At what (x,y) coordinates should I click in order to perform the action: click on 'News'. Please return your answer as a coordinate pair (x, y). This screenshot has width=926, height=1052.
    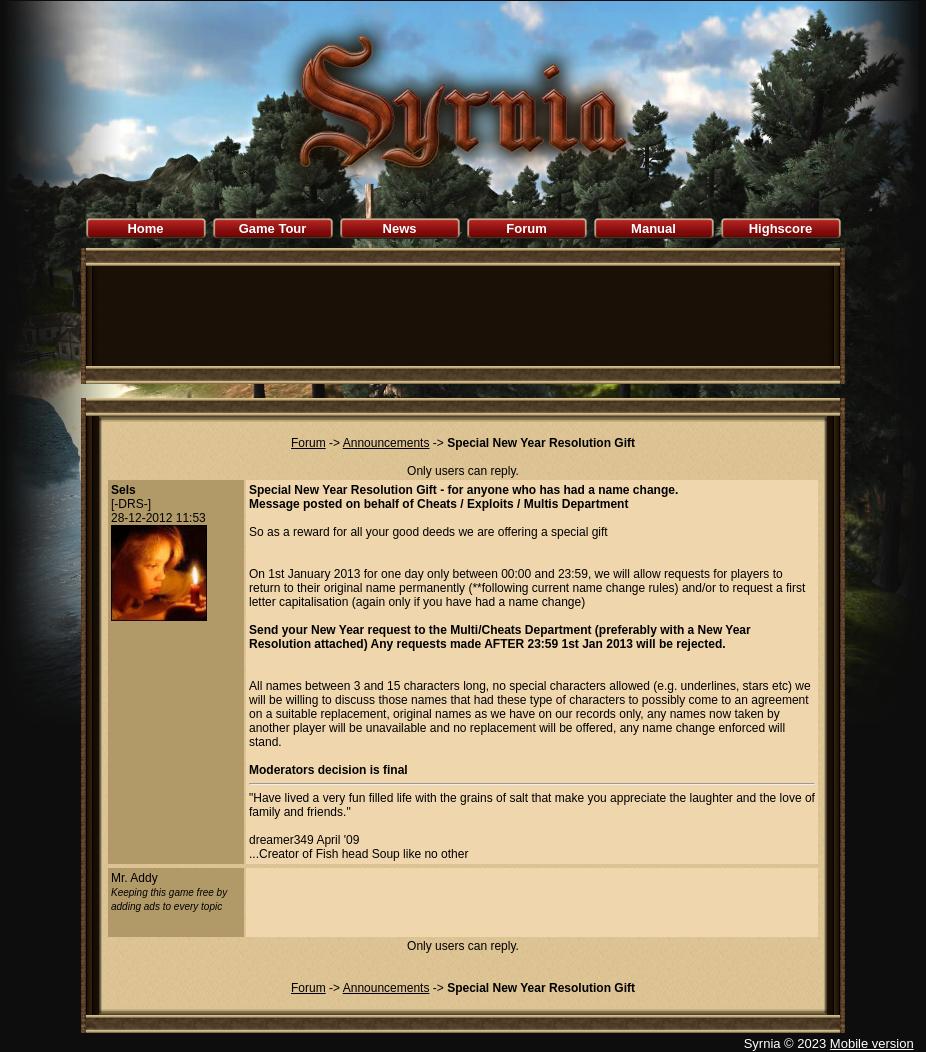
    Looking at the image, I should click on (399, 227).